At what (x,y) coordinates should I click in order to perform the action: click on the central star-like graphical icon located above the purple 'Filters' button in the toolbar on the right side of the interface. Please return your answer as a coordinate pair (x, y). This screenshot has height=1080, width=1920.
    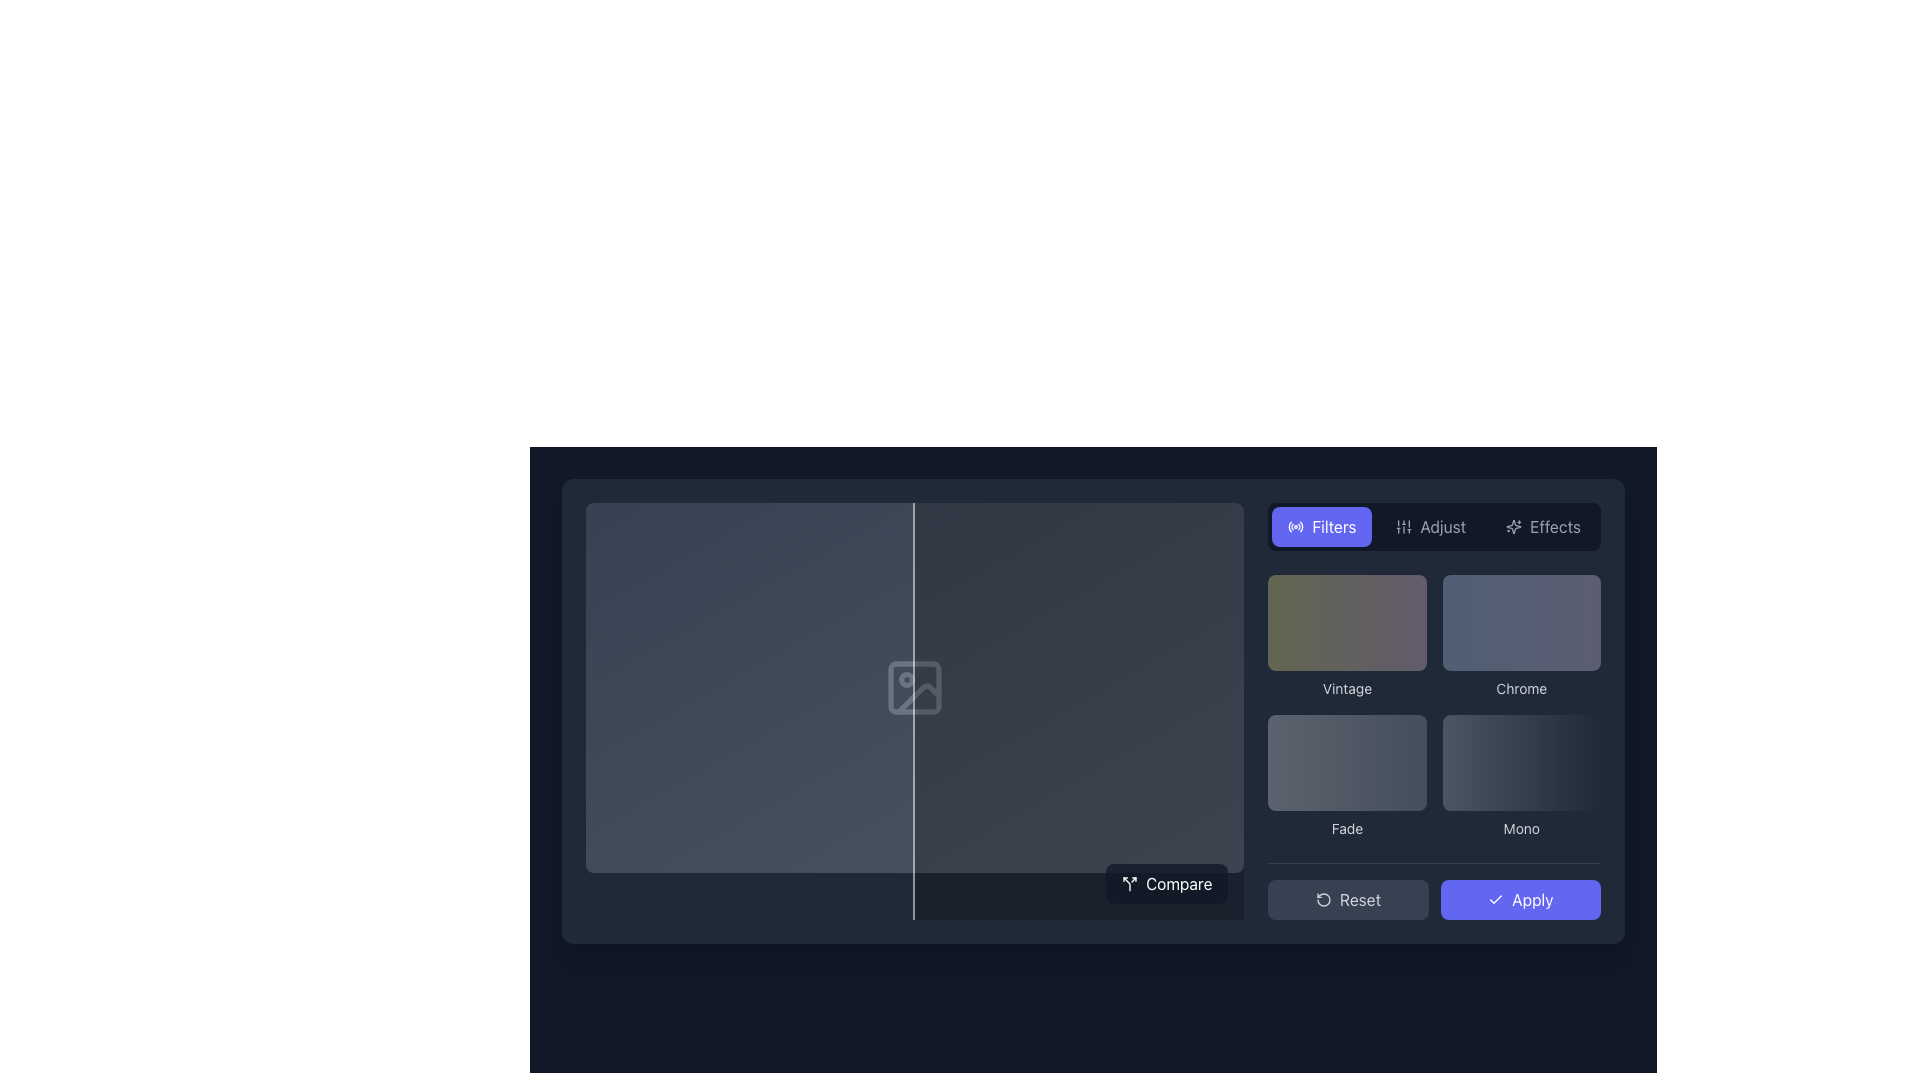
    Looking at the image, I should click on (1513, 526).